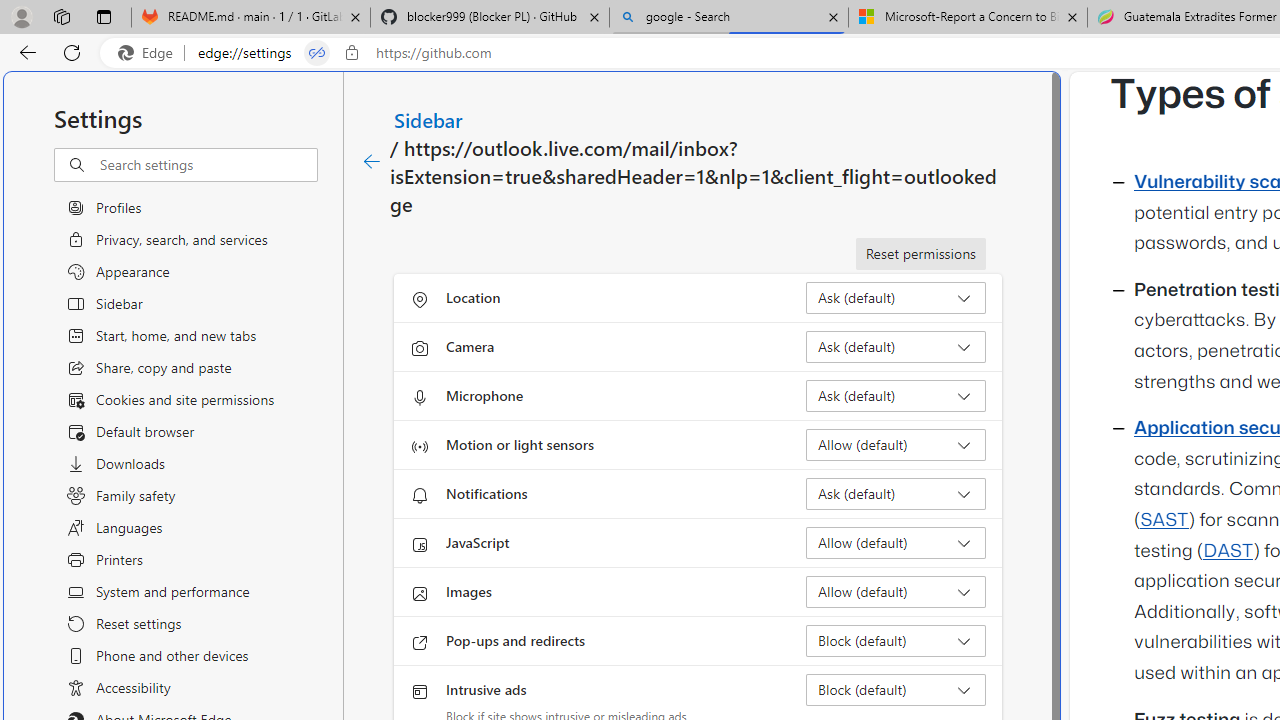 The image size is (1280, 720). What do you see at coordinates (895, 298) in the screenshot?
I see `'Location Ask (default)'` at bounding box center [895, 298].